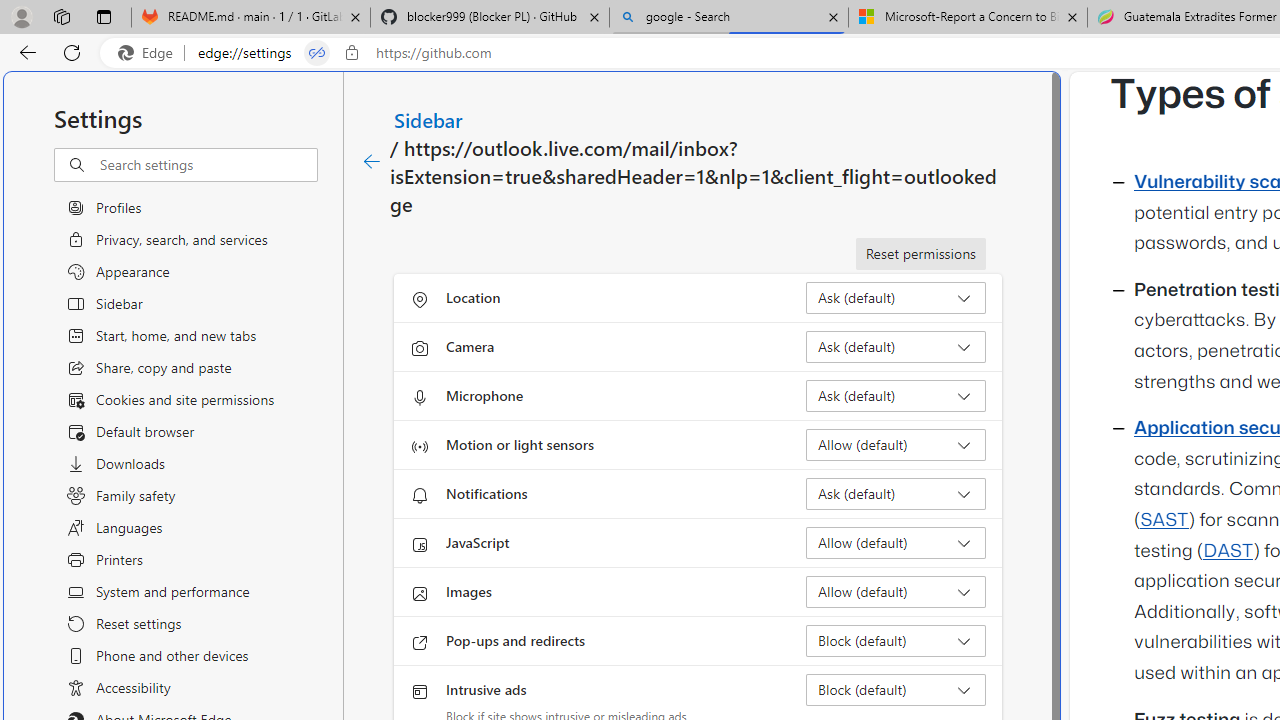 The image size is (1280, 720). What do you see at coordinates (895, 298) in the screenshot?
I see `'Location Ask (default)'` at bounding box center [895, 298].